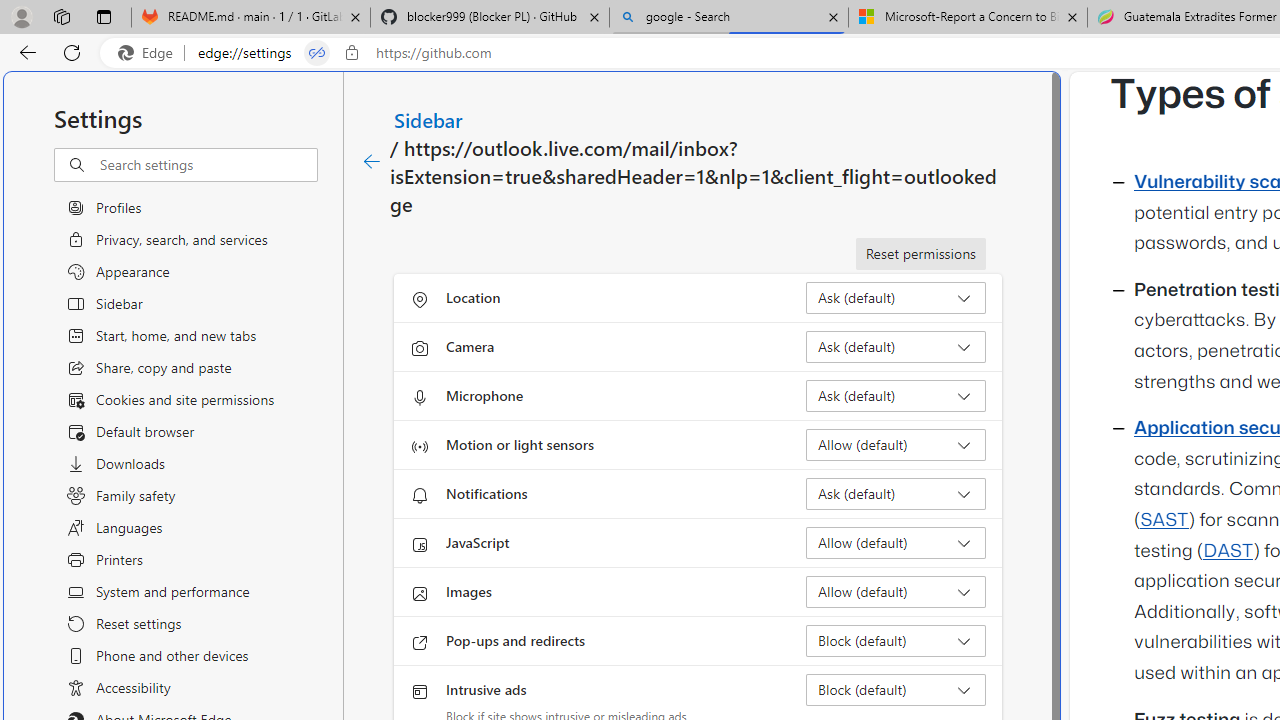 The image size is (1280, 720). What do you see at coordinates (895, 298) in the screenshot?
I see `'Location Ask (default)'` at bounding box center [895, 298].